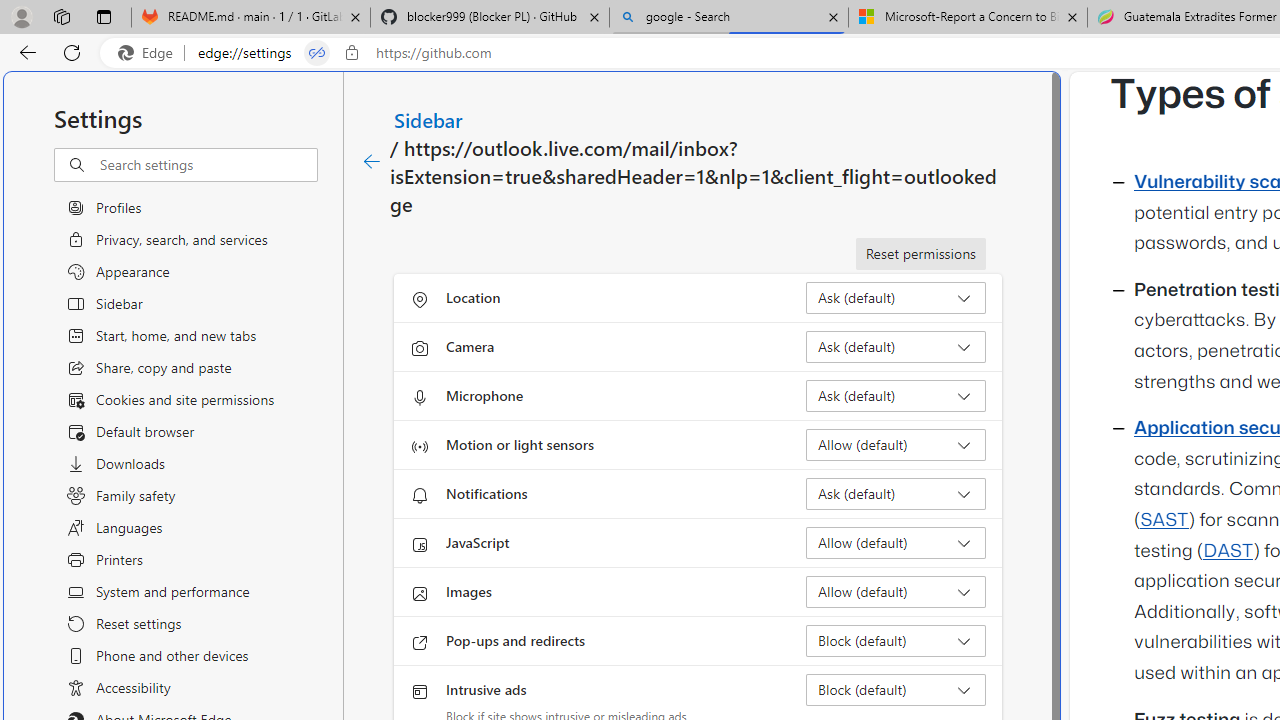 The image size is (1280, 720). What do you see at coordinates (895, 298) in the screenshot?
I see `'Location Ask (default)'` at bounding box center [895, 298].